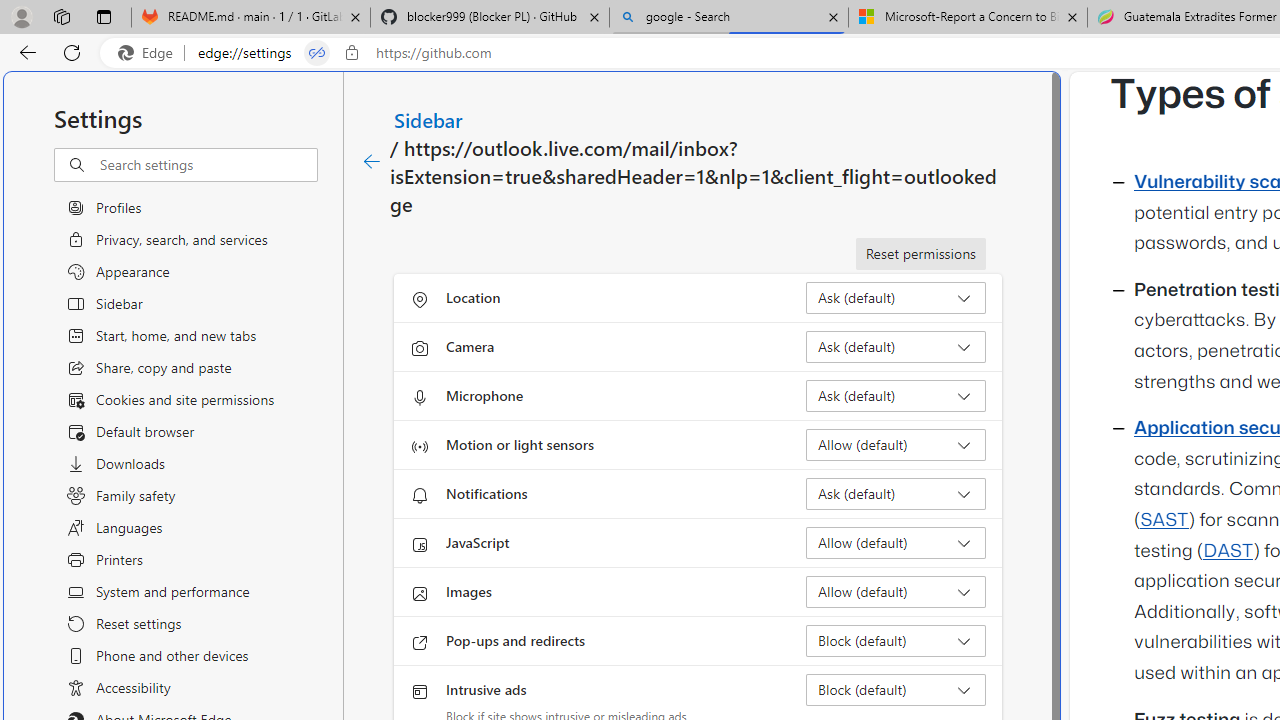 The image size is (1280, 720). What do you see at coordinates (895, 298) in the screenshot?
I see `'Location Ask (default)'` at bounding box center [895, 298].